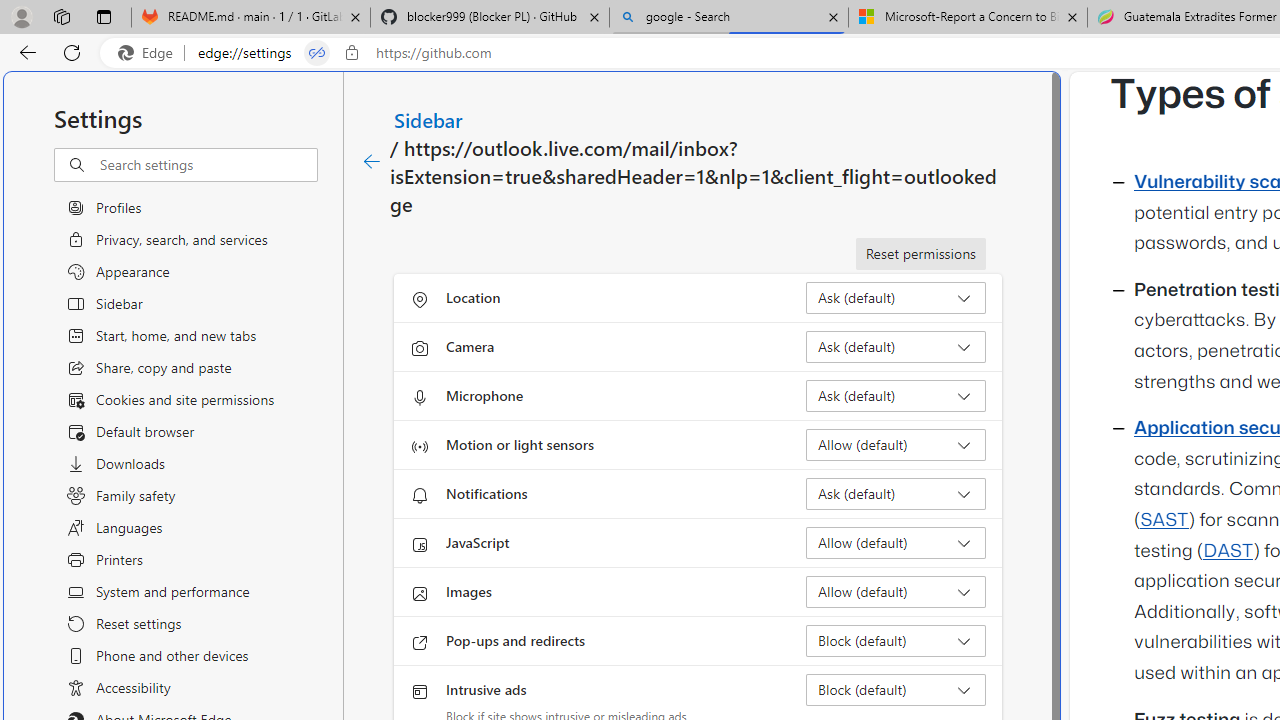 The image size is (1280, 720). What do you see at coordinates (895, 298) in the screenshot?
I see `'Location Ask (default)'` at bounding box center [895, 298].